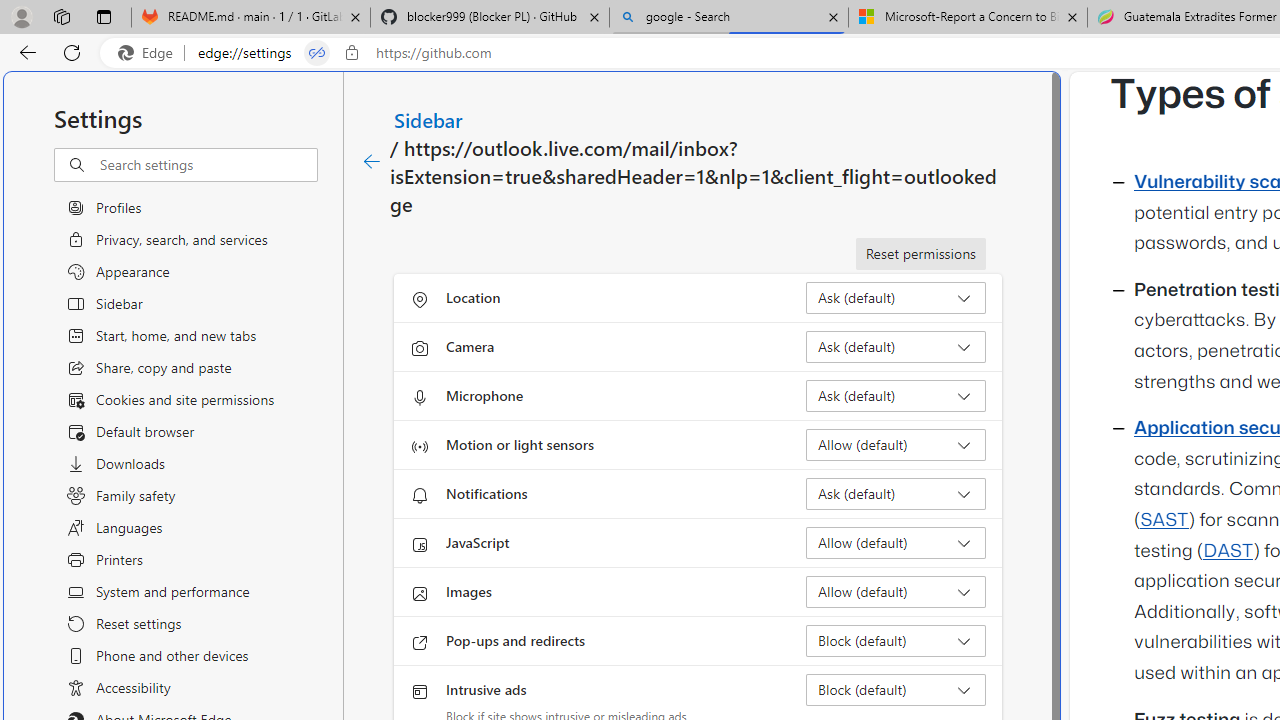 The image size is (1280, 720). What do you see at coordinates (895, 298) in the screenshot?
I see `'Location Ask (default)'` at bounding box center [895, 298].